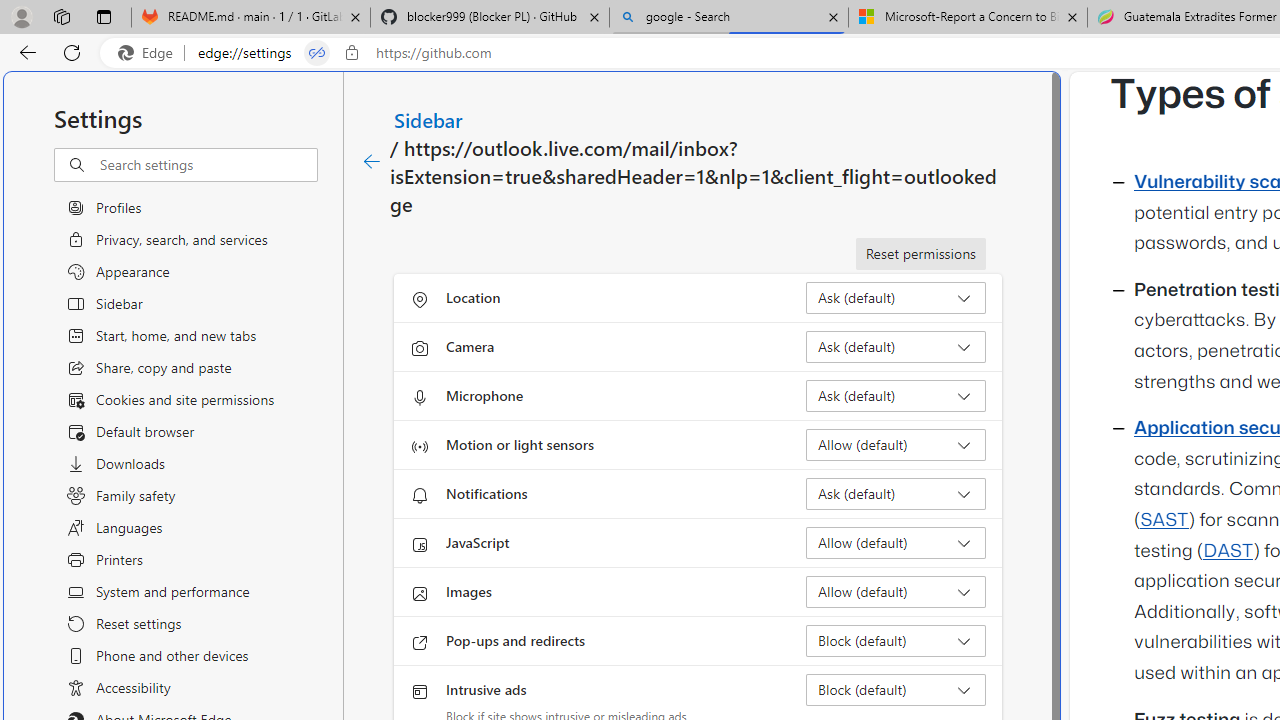 The image size is (1280, 720). What do you see at coordinates (895, 298) in the screenshot?
I see `'Location Ask (default)'` at bounding box center [895, 298].